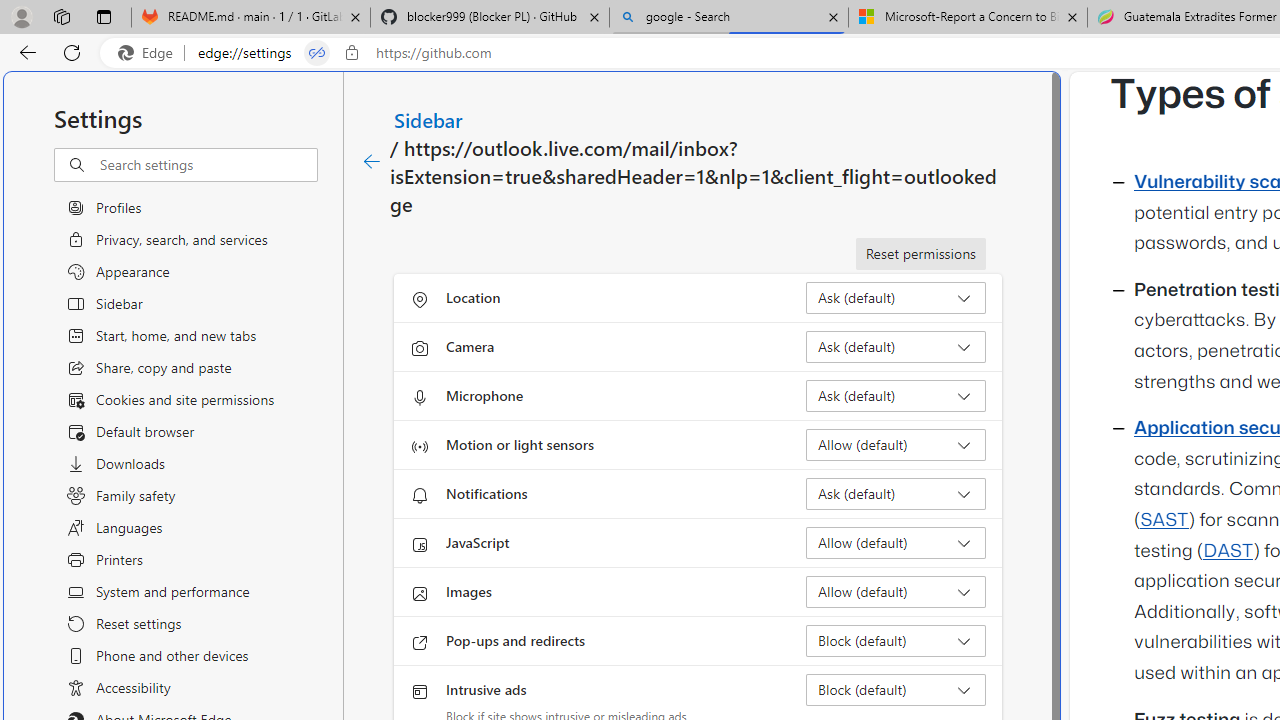 The image size is (1280, 720). What do you see at coordinates (895, 298) in the screenshot?
I see `'Location Ask (default)'` at bounding box center [895, 298].